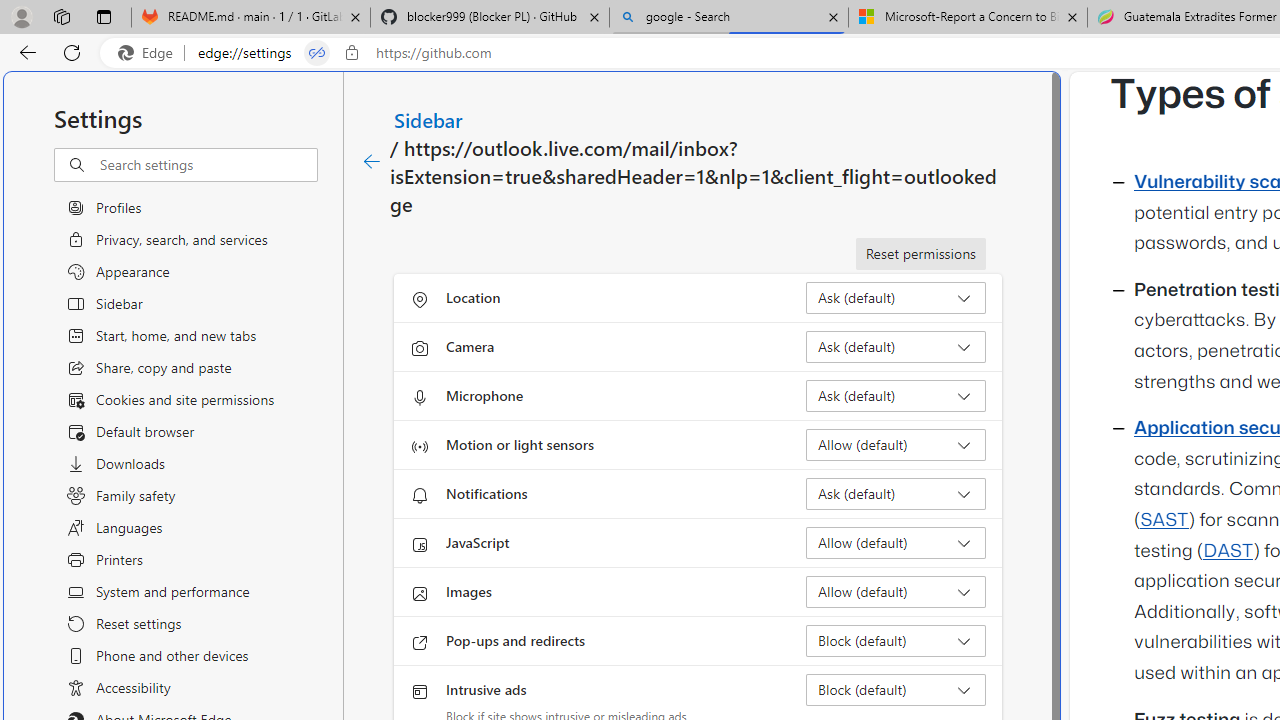 The image size is (1280, 720). What do you see at coordinates (895, 298) in the screenshot?
I see `'Location Ask (default)'` at bounding box center [895, 298].